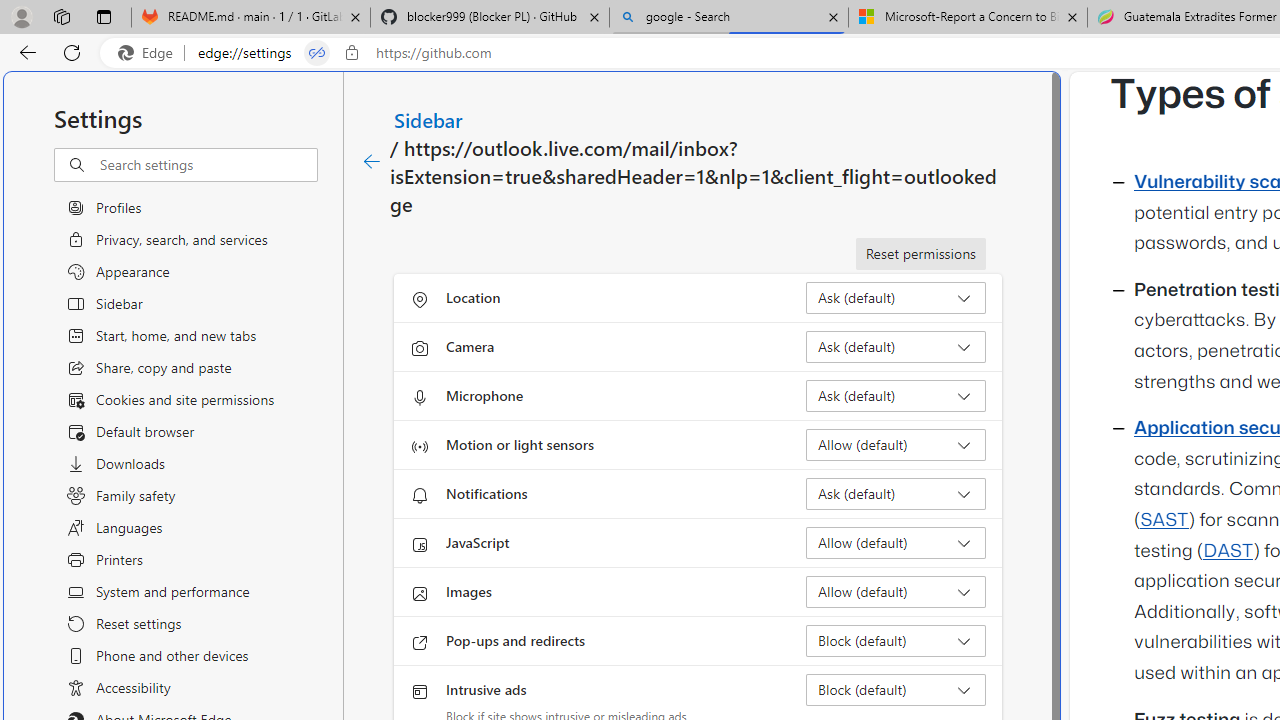 The image size is (1280, 720). What do you see at coordinates (895, 298) in the screenshot?
I see `'Location Ask (default)'` at bounding box center [895, 298].